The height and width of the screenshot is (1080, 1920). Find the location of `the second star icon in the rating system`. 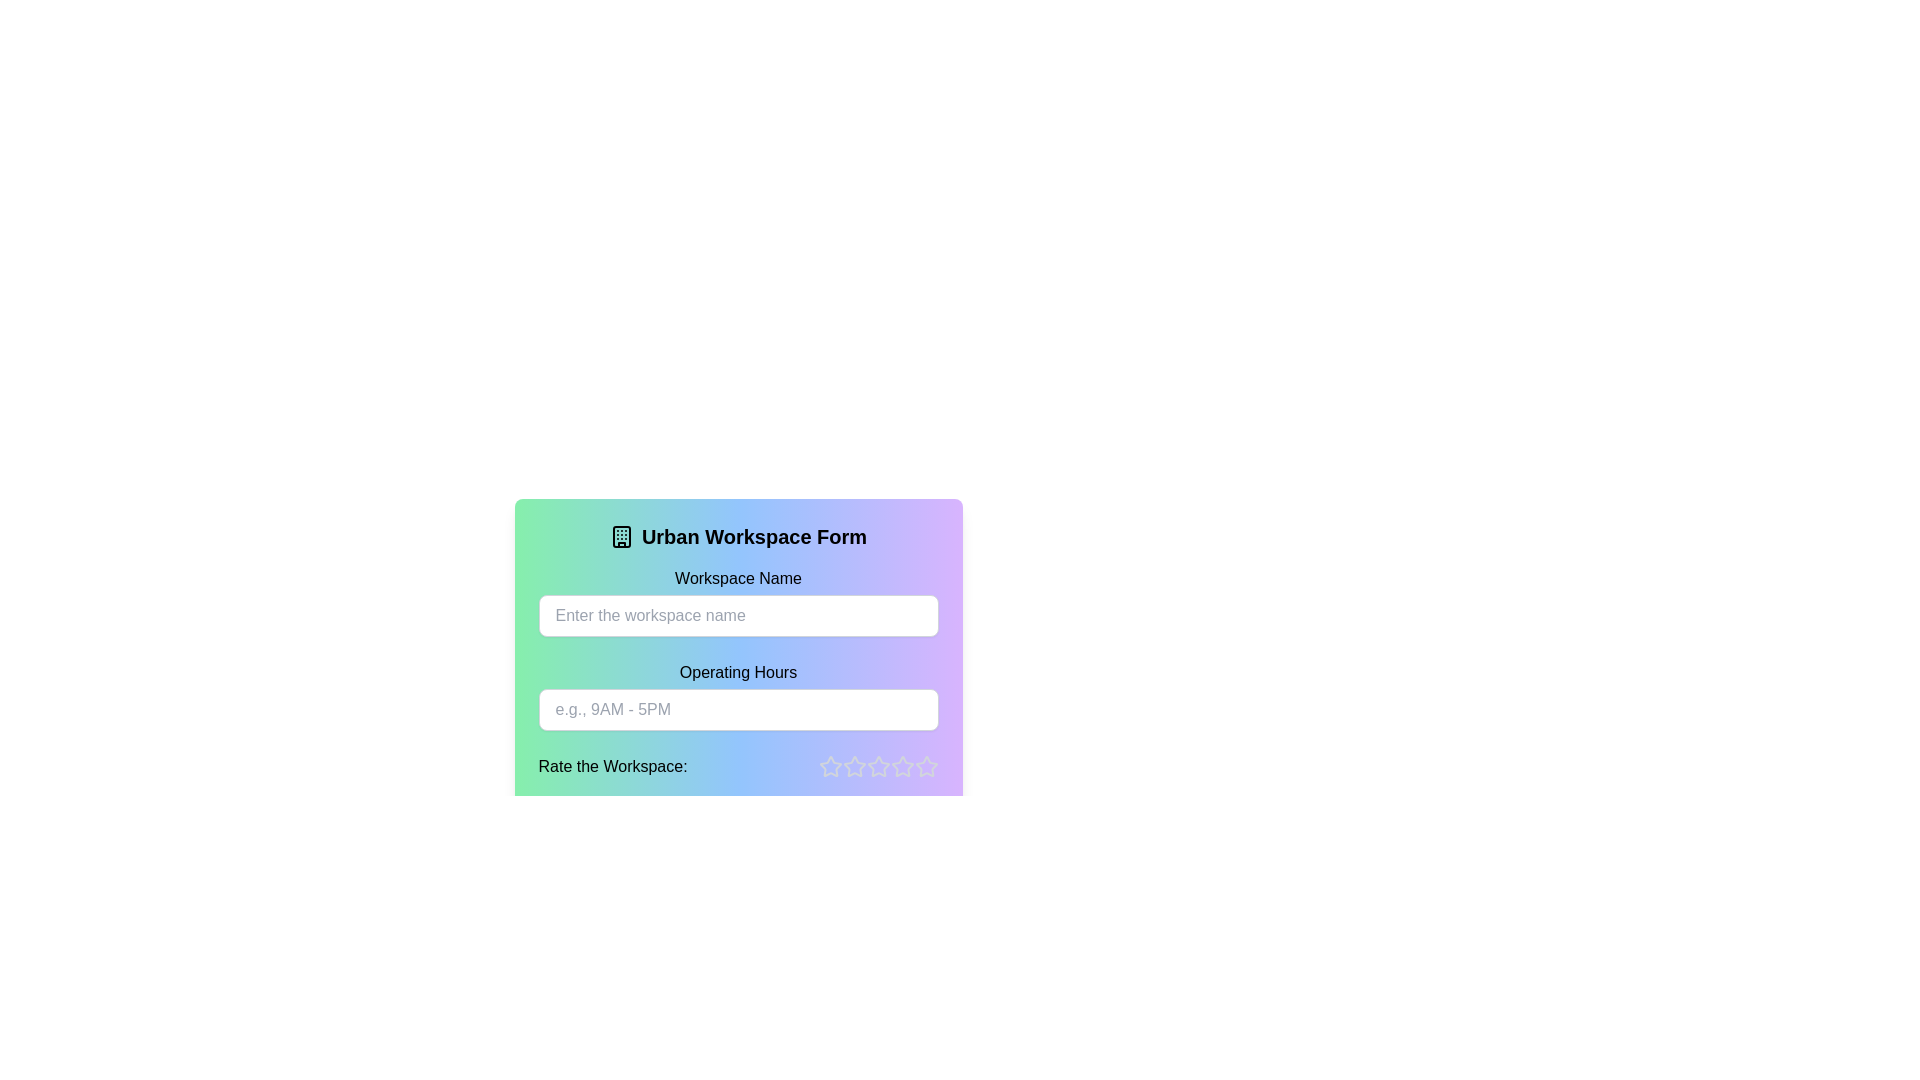

the second star icon in the rating system is located at coordinates (854, 765).